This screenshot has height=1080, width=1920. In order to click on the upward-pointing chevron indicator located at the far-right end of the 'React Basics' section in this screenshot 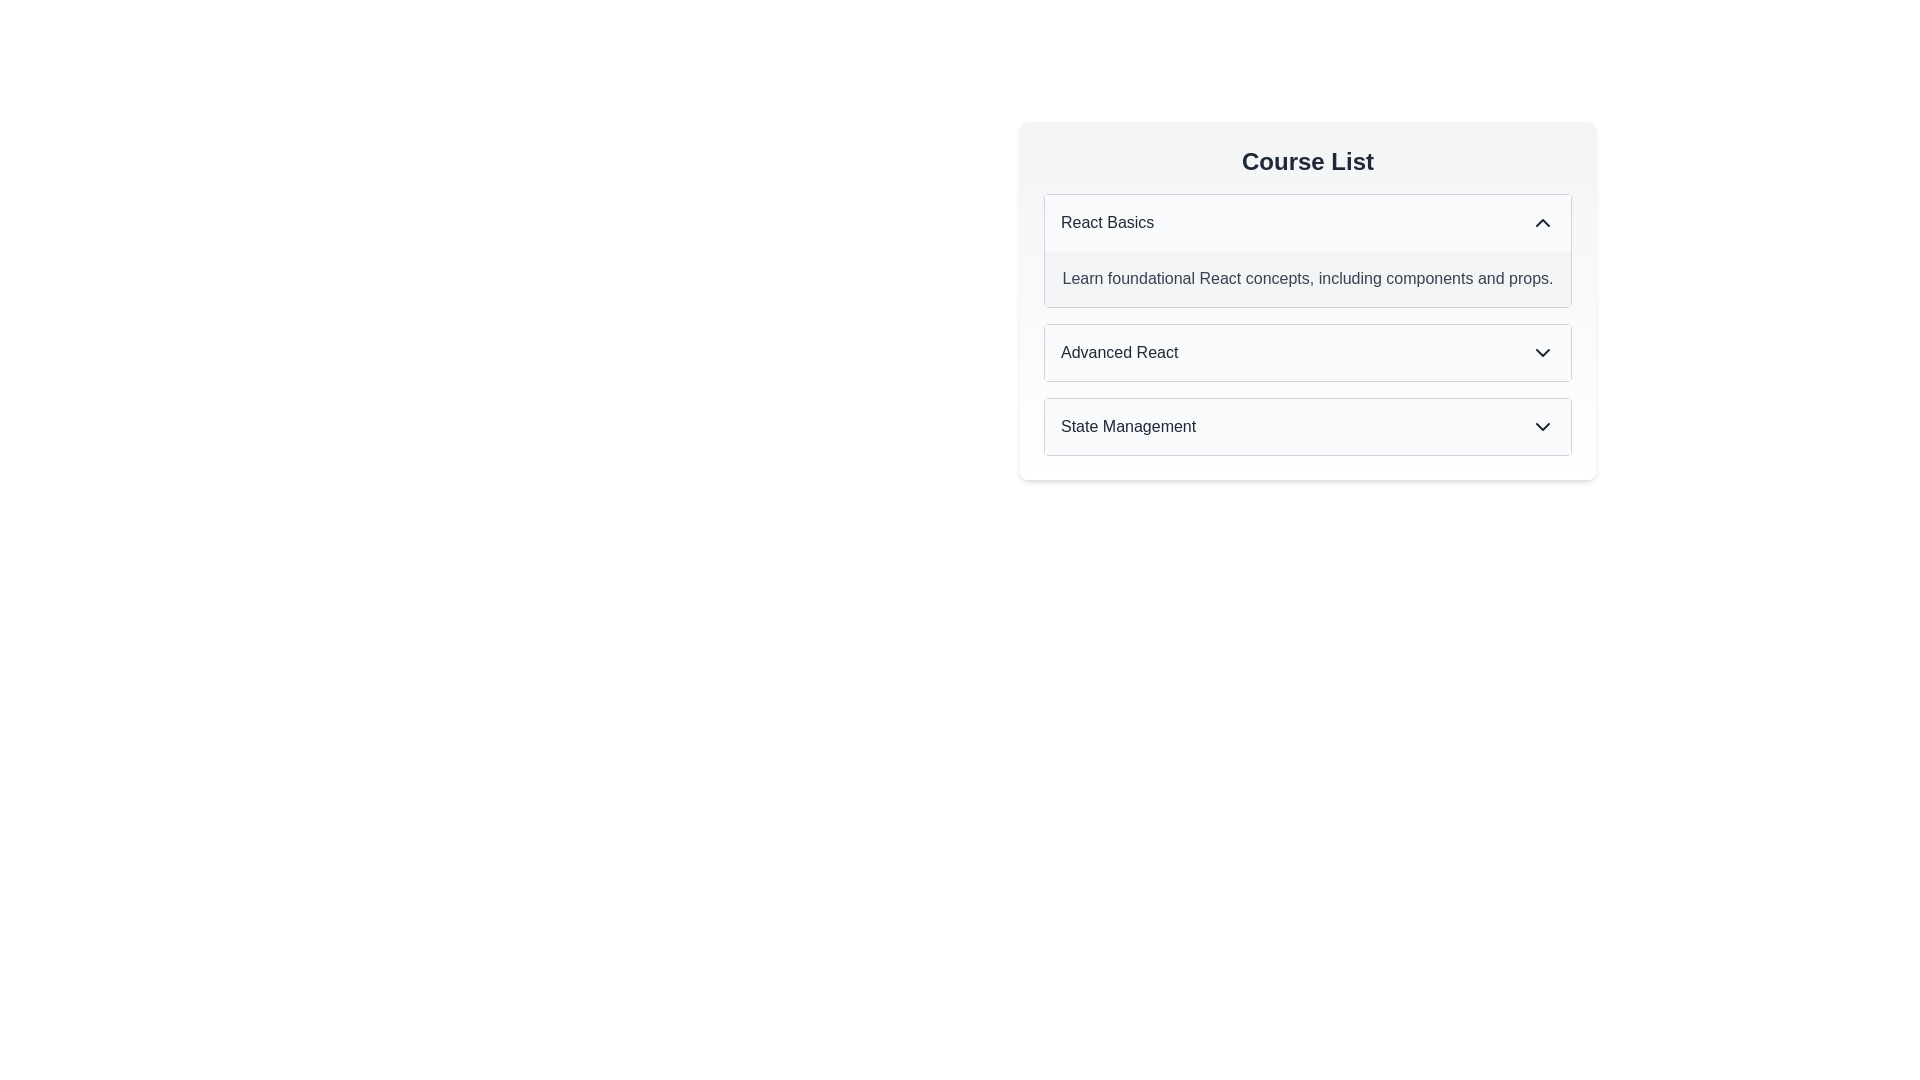, I will do `click(1541, 223)`.